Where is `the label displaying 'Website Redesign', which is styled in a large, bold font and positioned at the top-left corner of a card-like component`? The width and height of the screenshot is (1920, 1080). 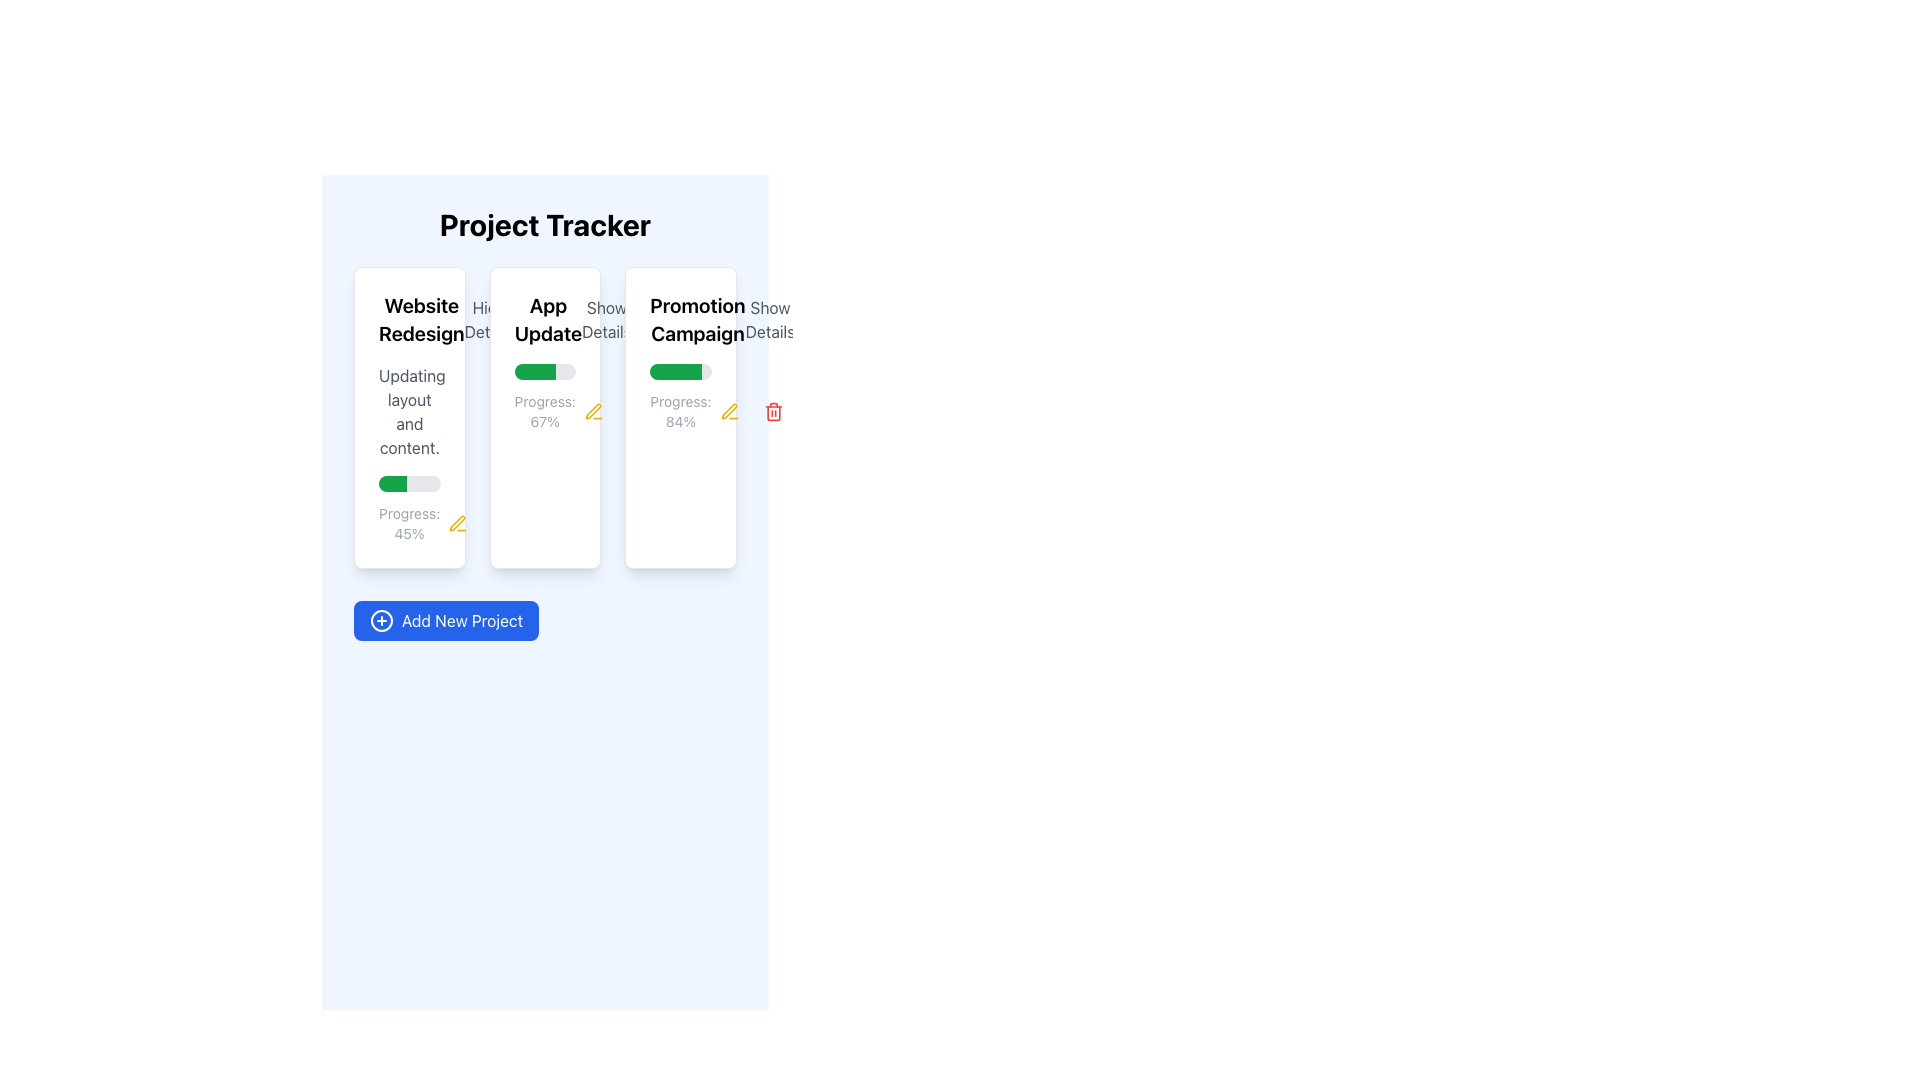 the label displaying 'Website Redesign', which is styled in a large, bold font and positioned at the top-left corner of a card-like component is located at coordinates (420, 319).